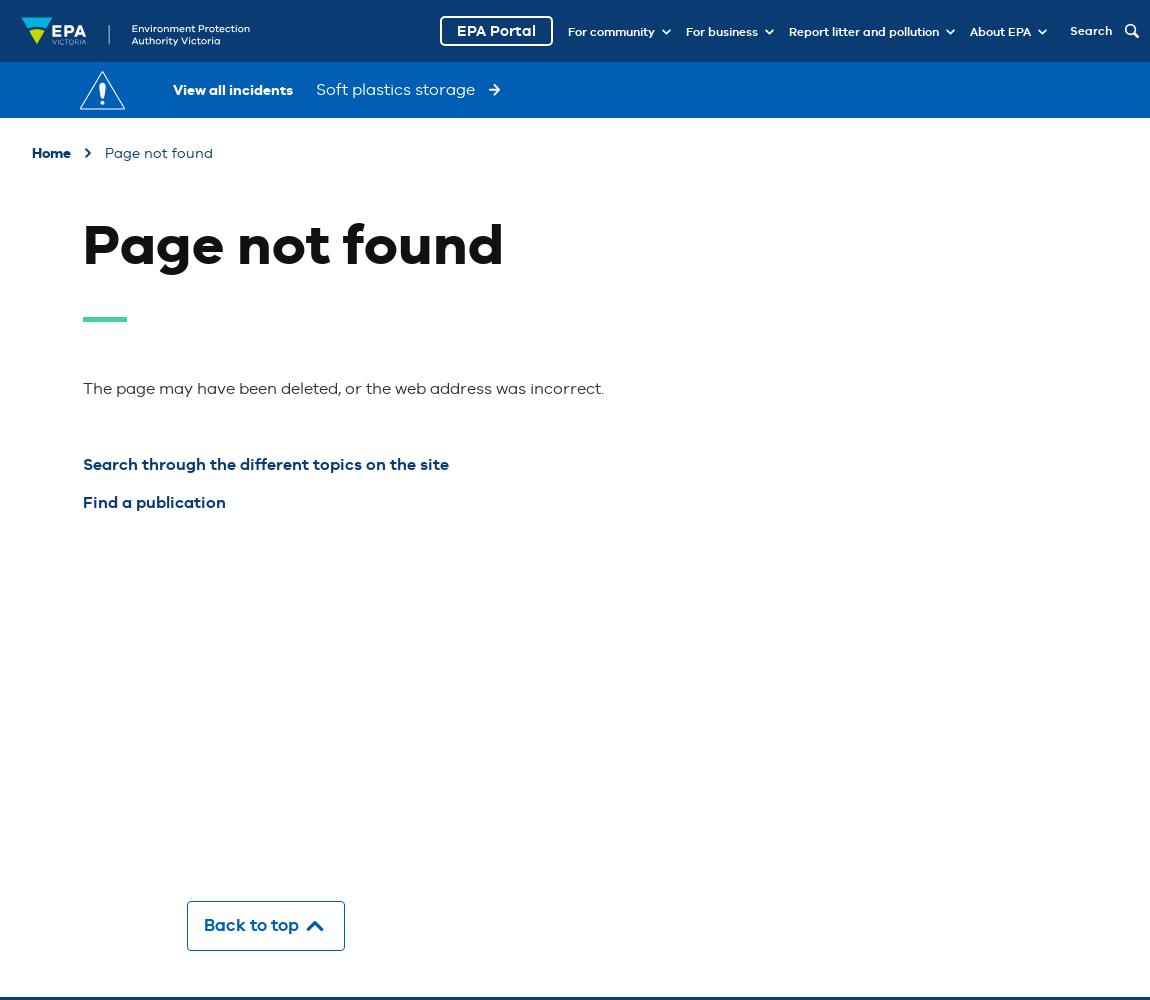  Describe the element at coordinates (1091, 31) in the screenshot. I see `'Search'` at that location.